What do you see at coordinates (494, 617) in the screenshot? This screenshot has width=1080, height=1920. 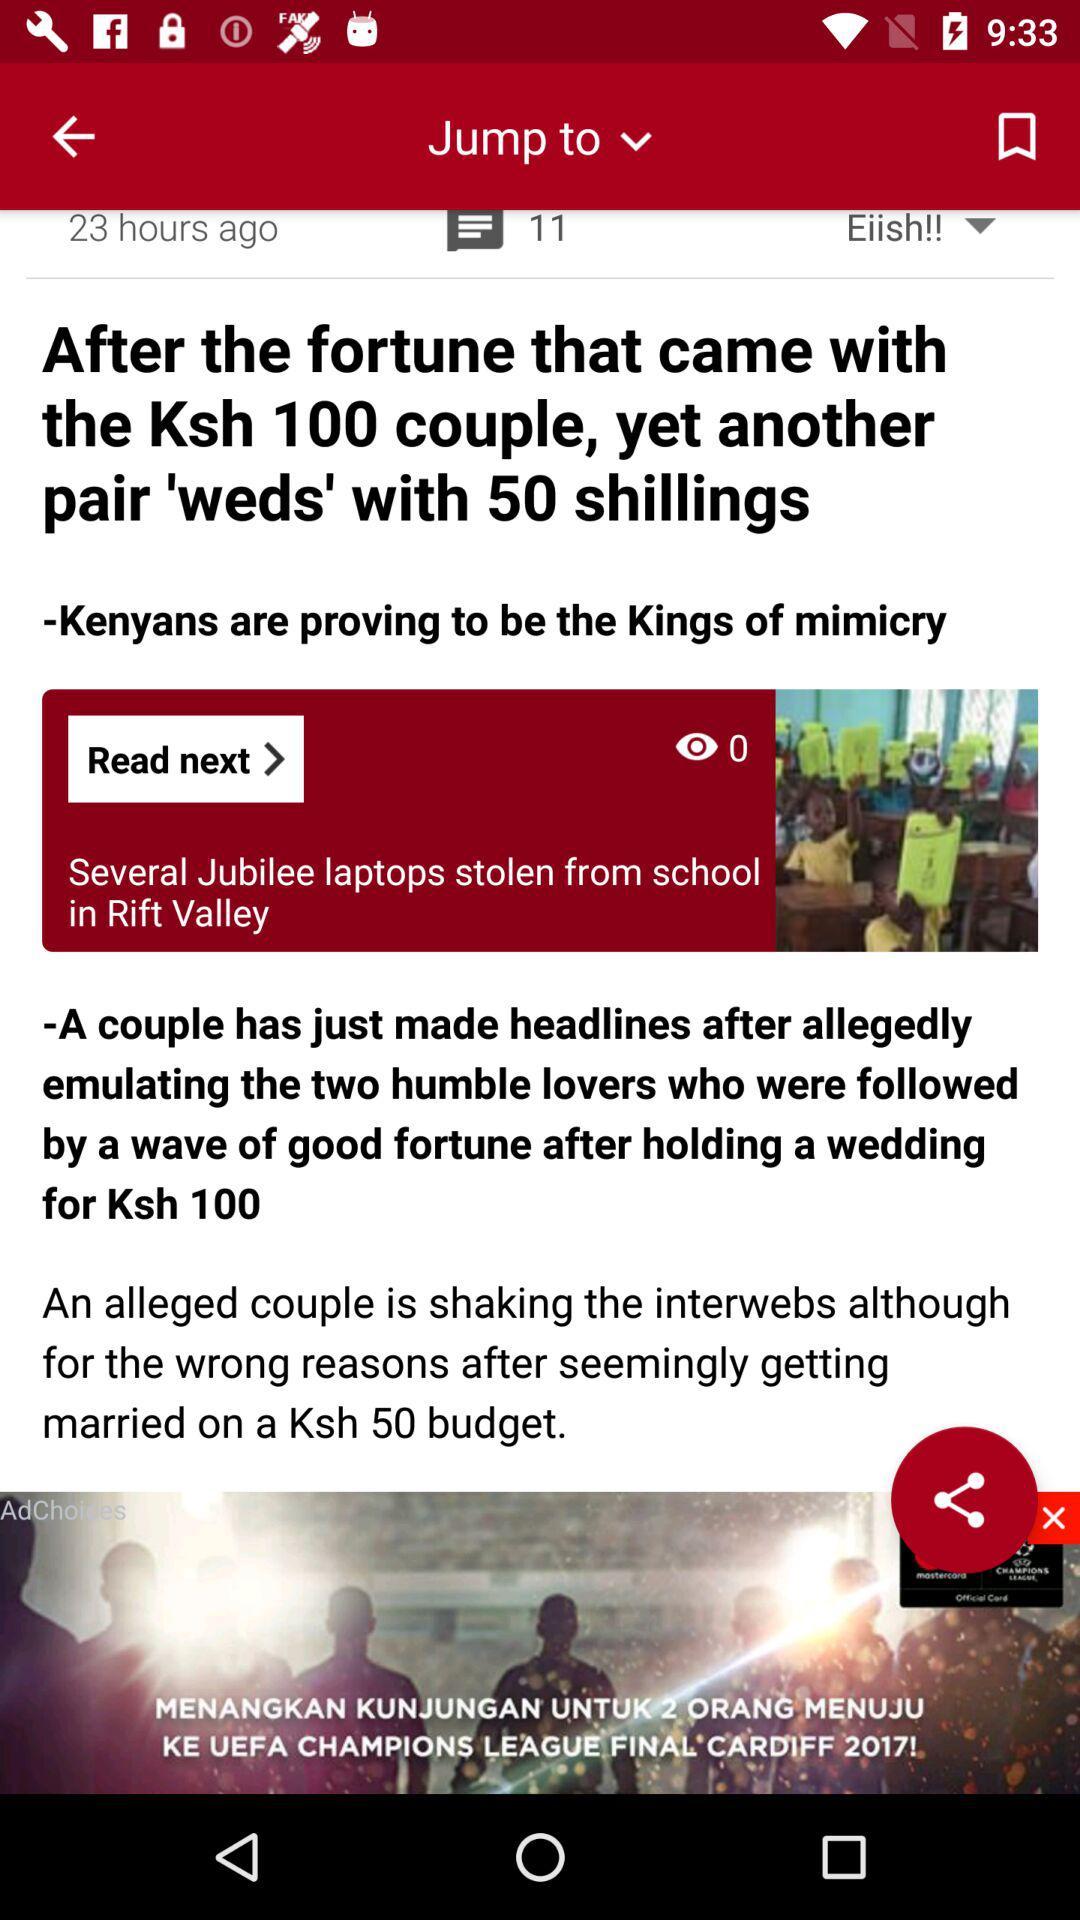 I see `item below after the fortune icon` at bounding box center [494, 617].